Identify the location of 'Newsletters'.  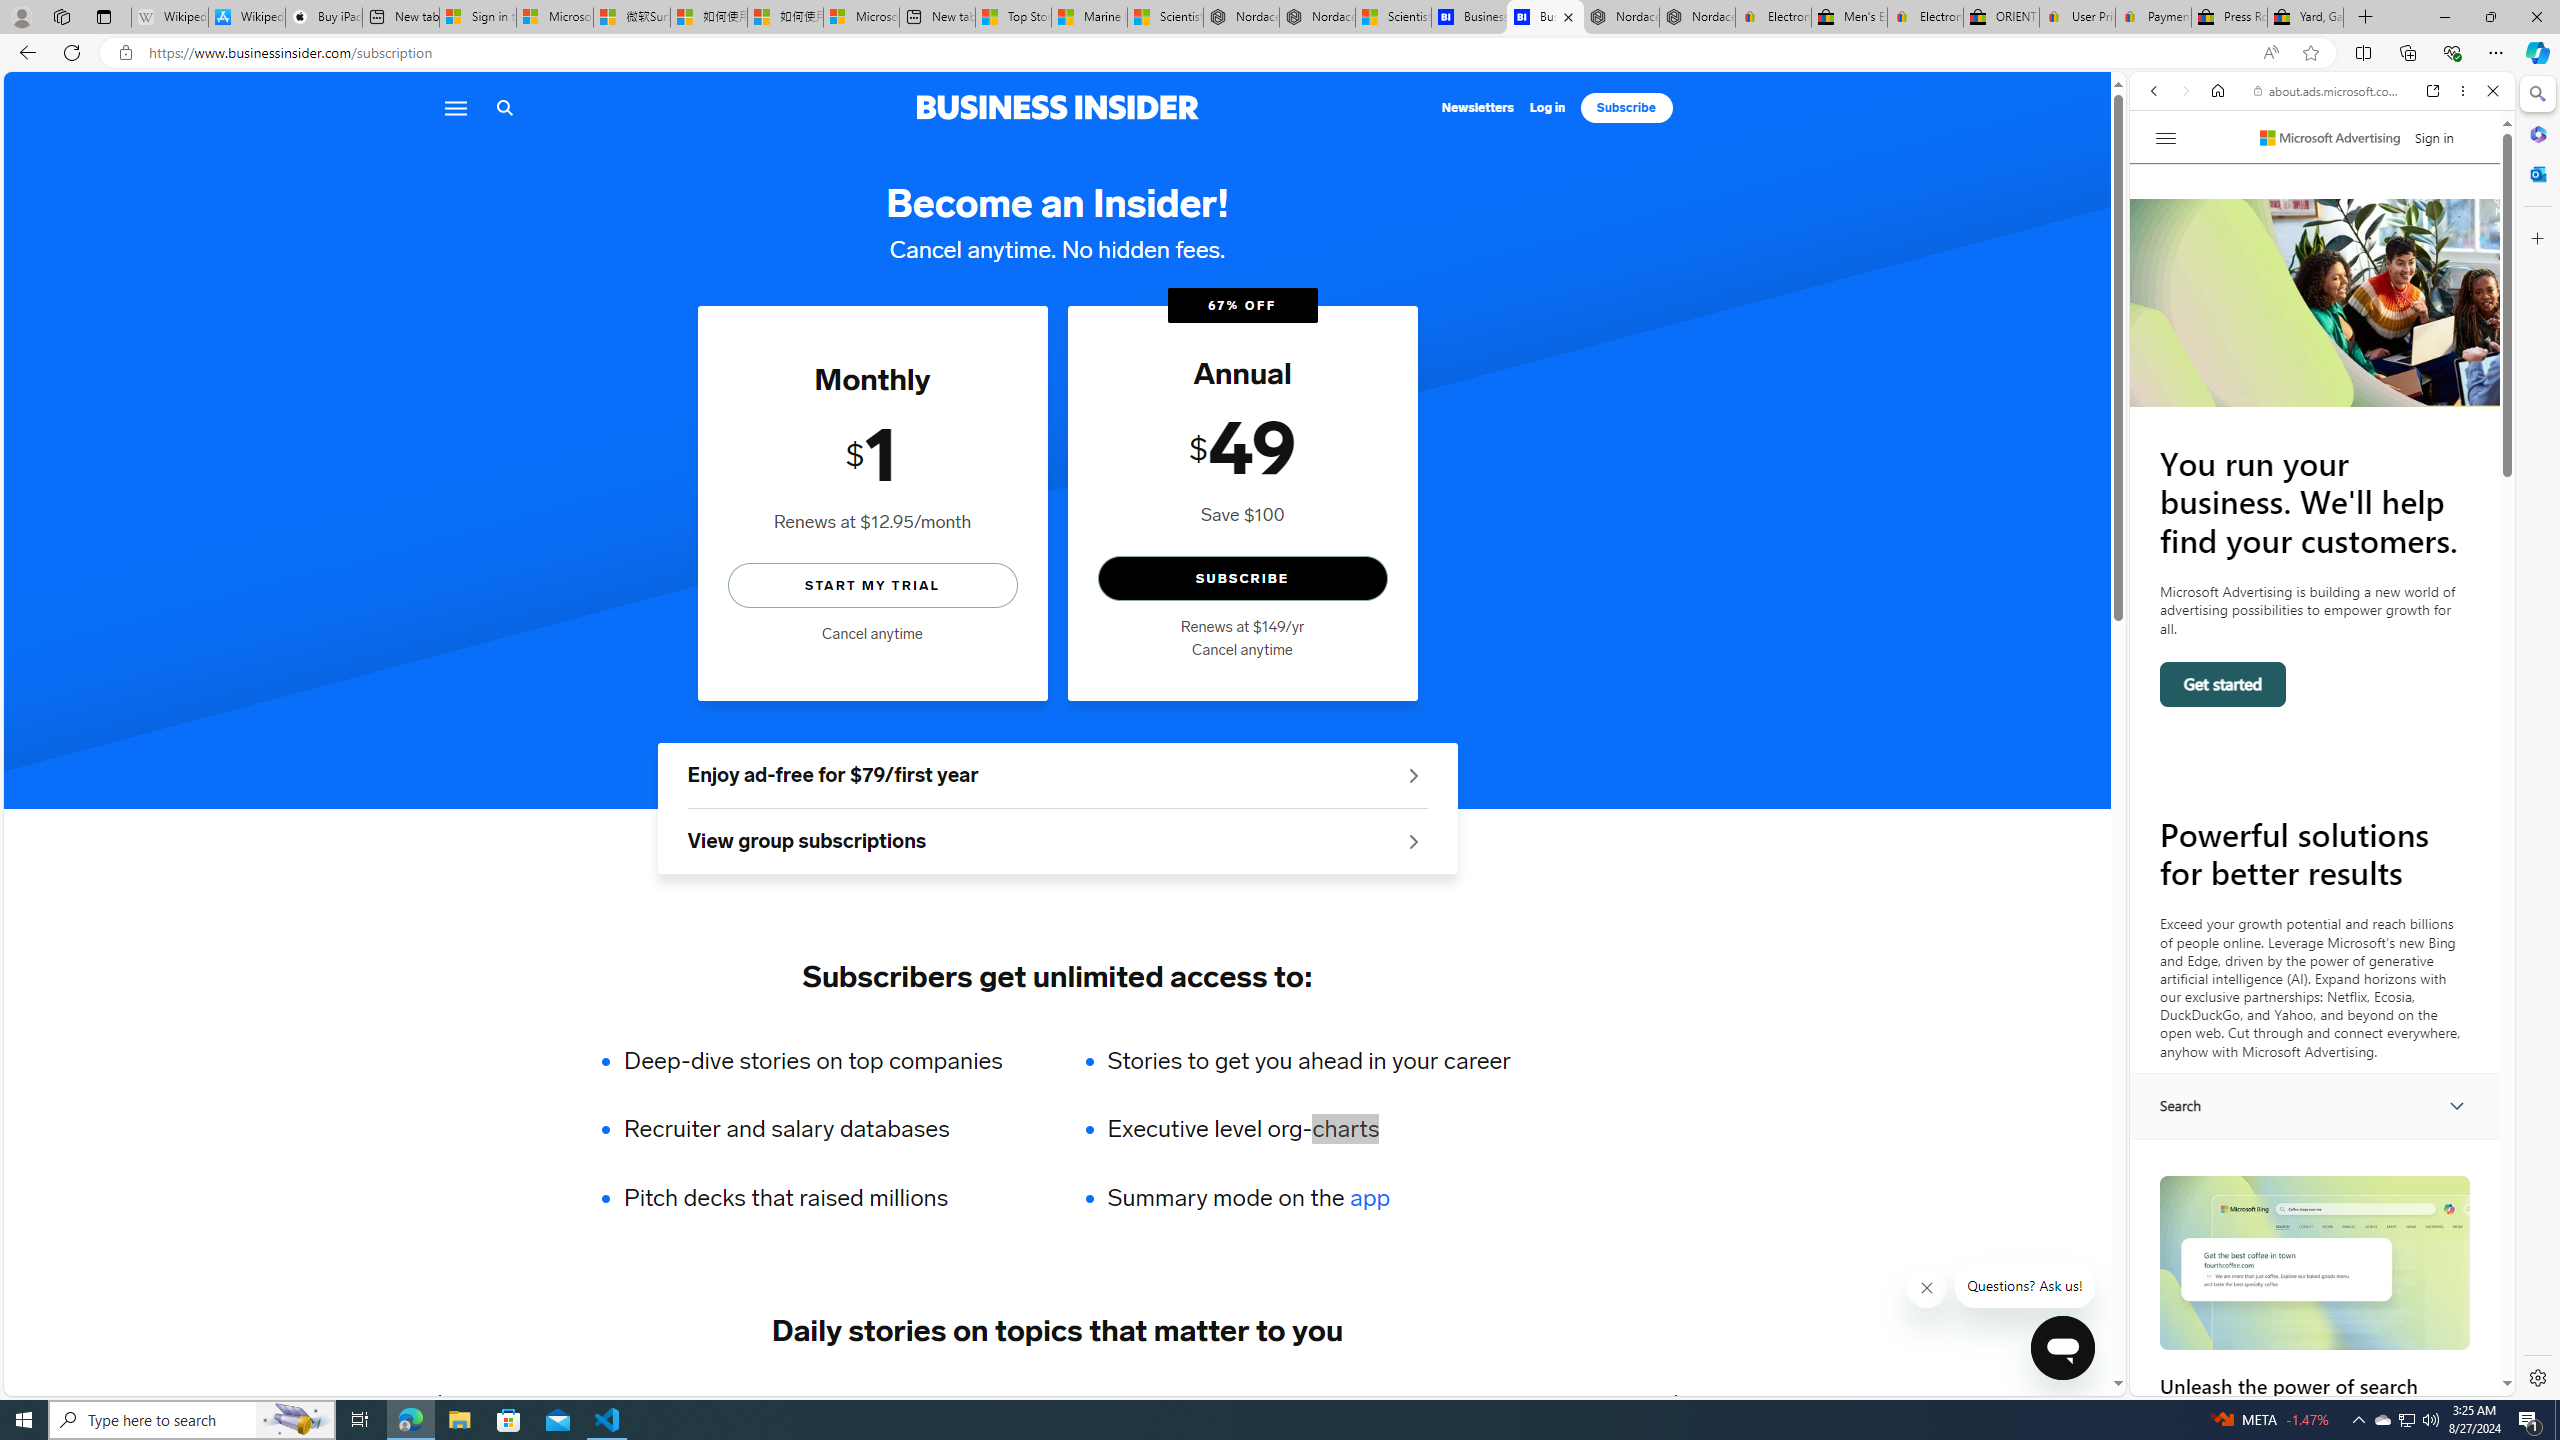
(1477, 107).